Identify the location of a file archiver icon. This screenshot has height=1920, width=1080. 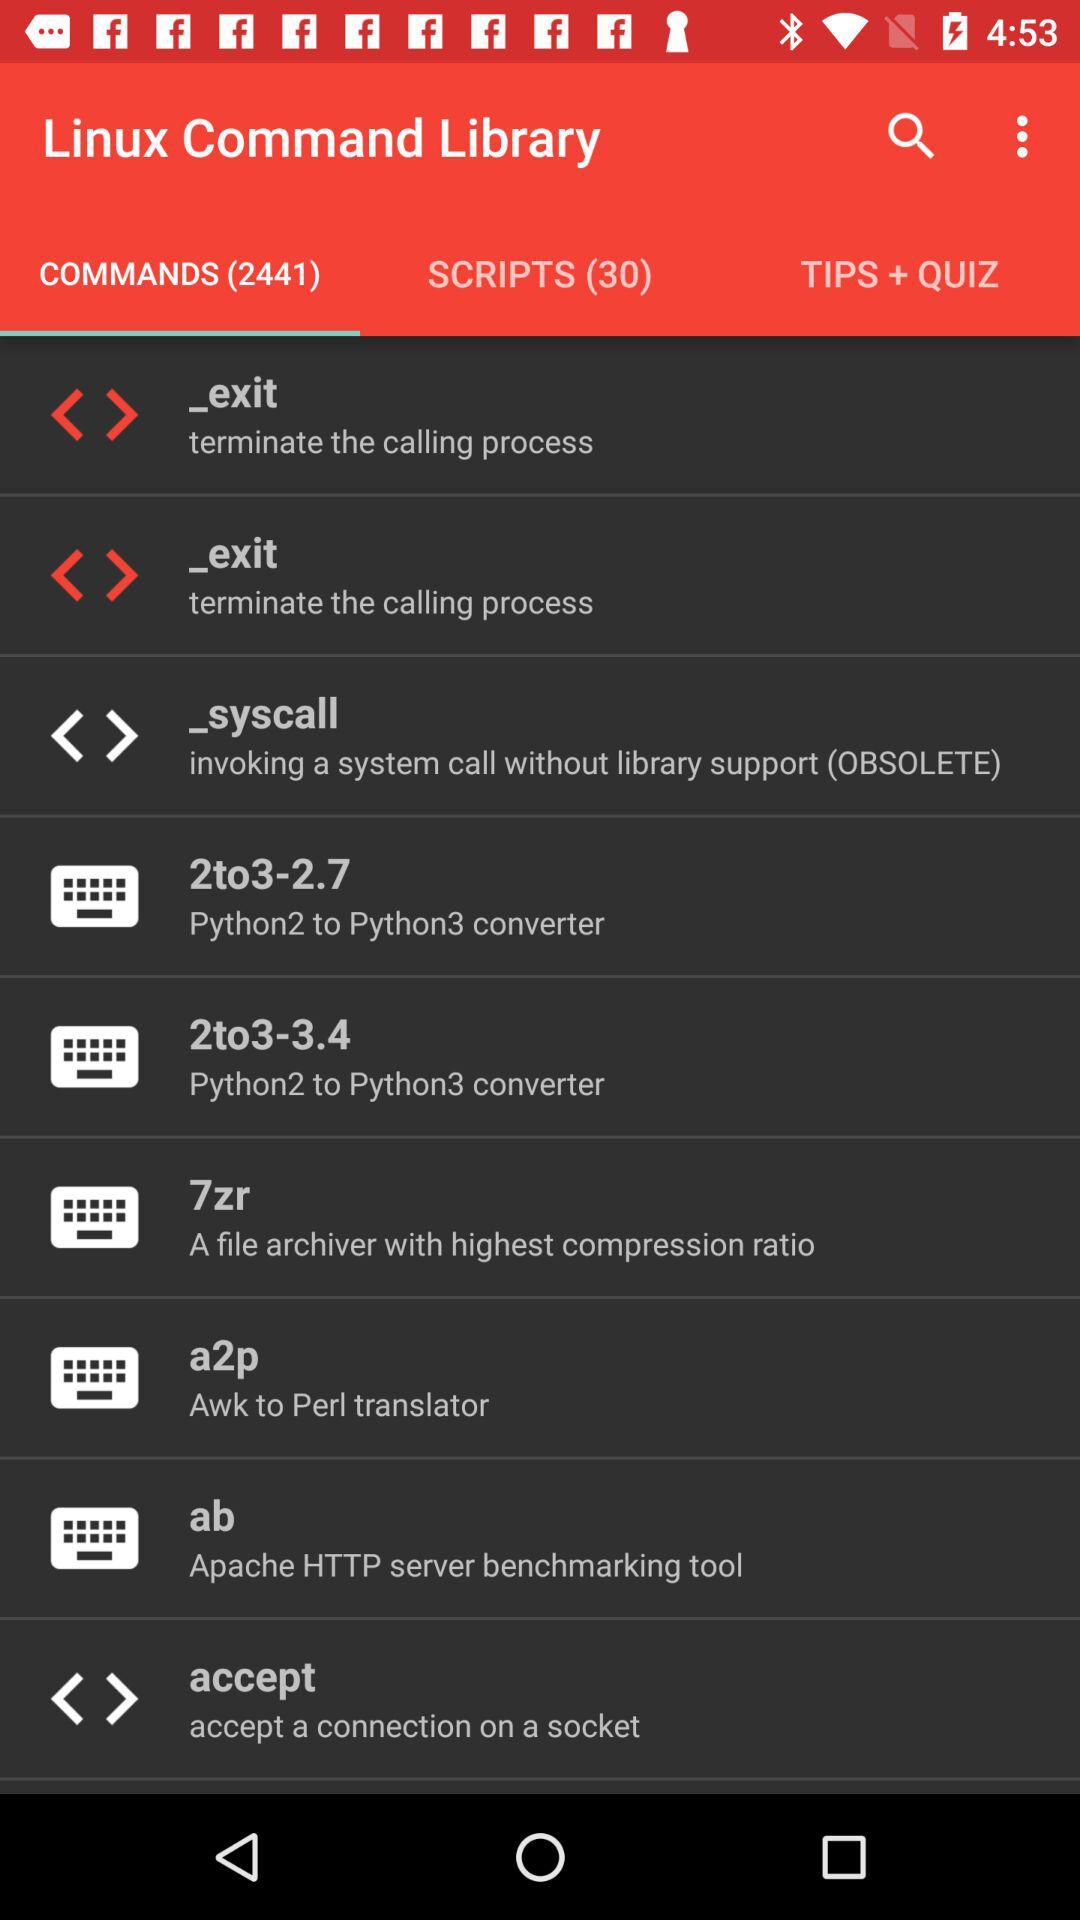
(501, 1242).